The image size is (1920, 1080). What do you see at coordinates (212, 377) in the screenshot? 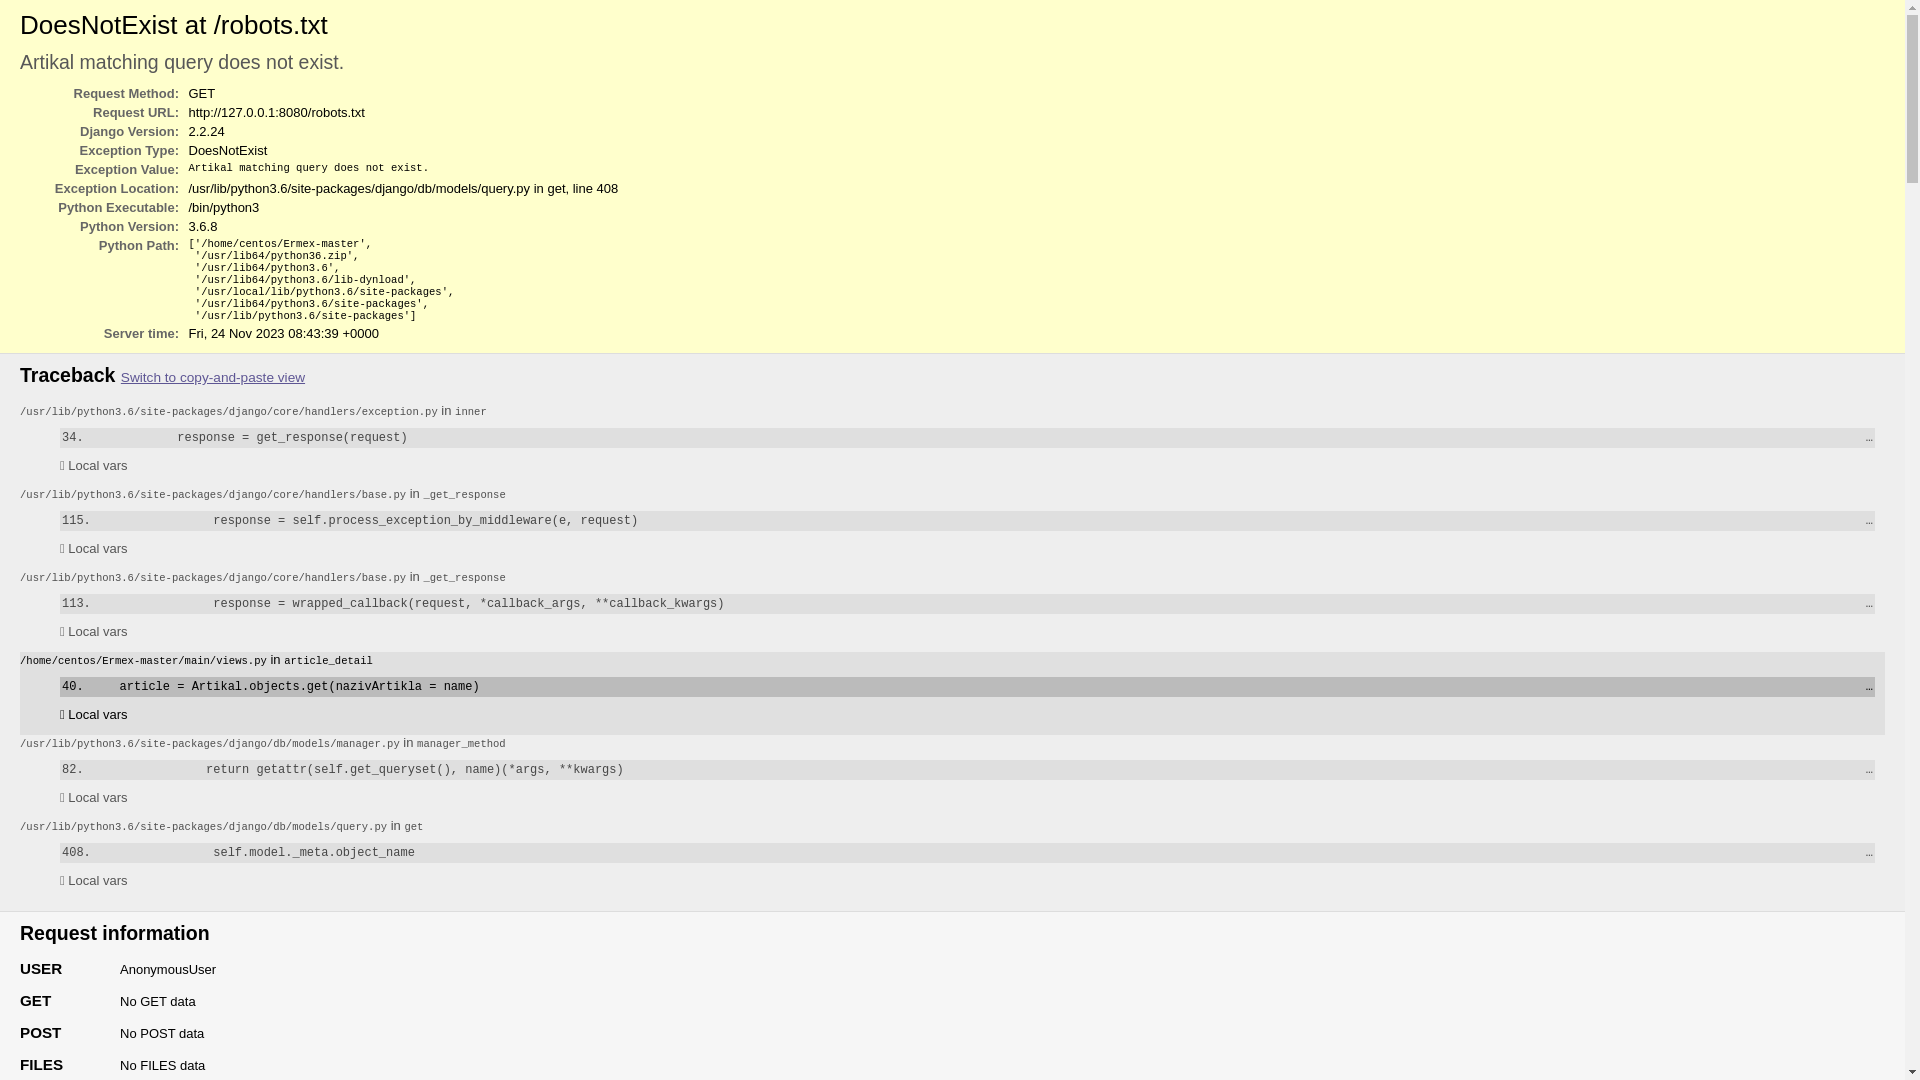
I see `'Switch to copy-and-paste view'` at bounding box center [212, 377].